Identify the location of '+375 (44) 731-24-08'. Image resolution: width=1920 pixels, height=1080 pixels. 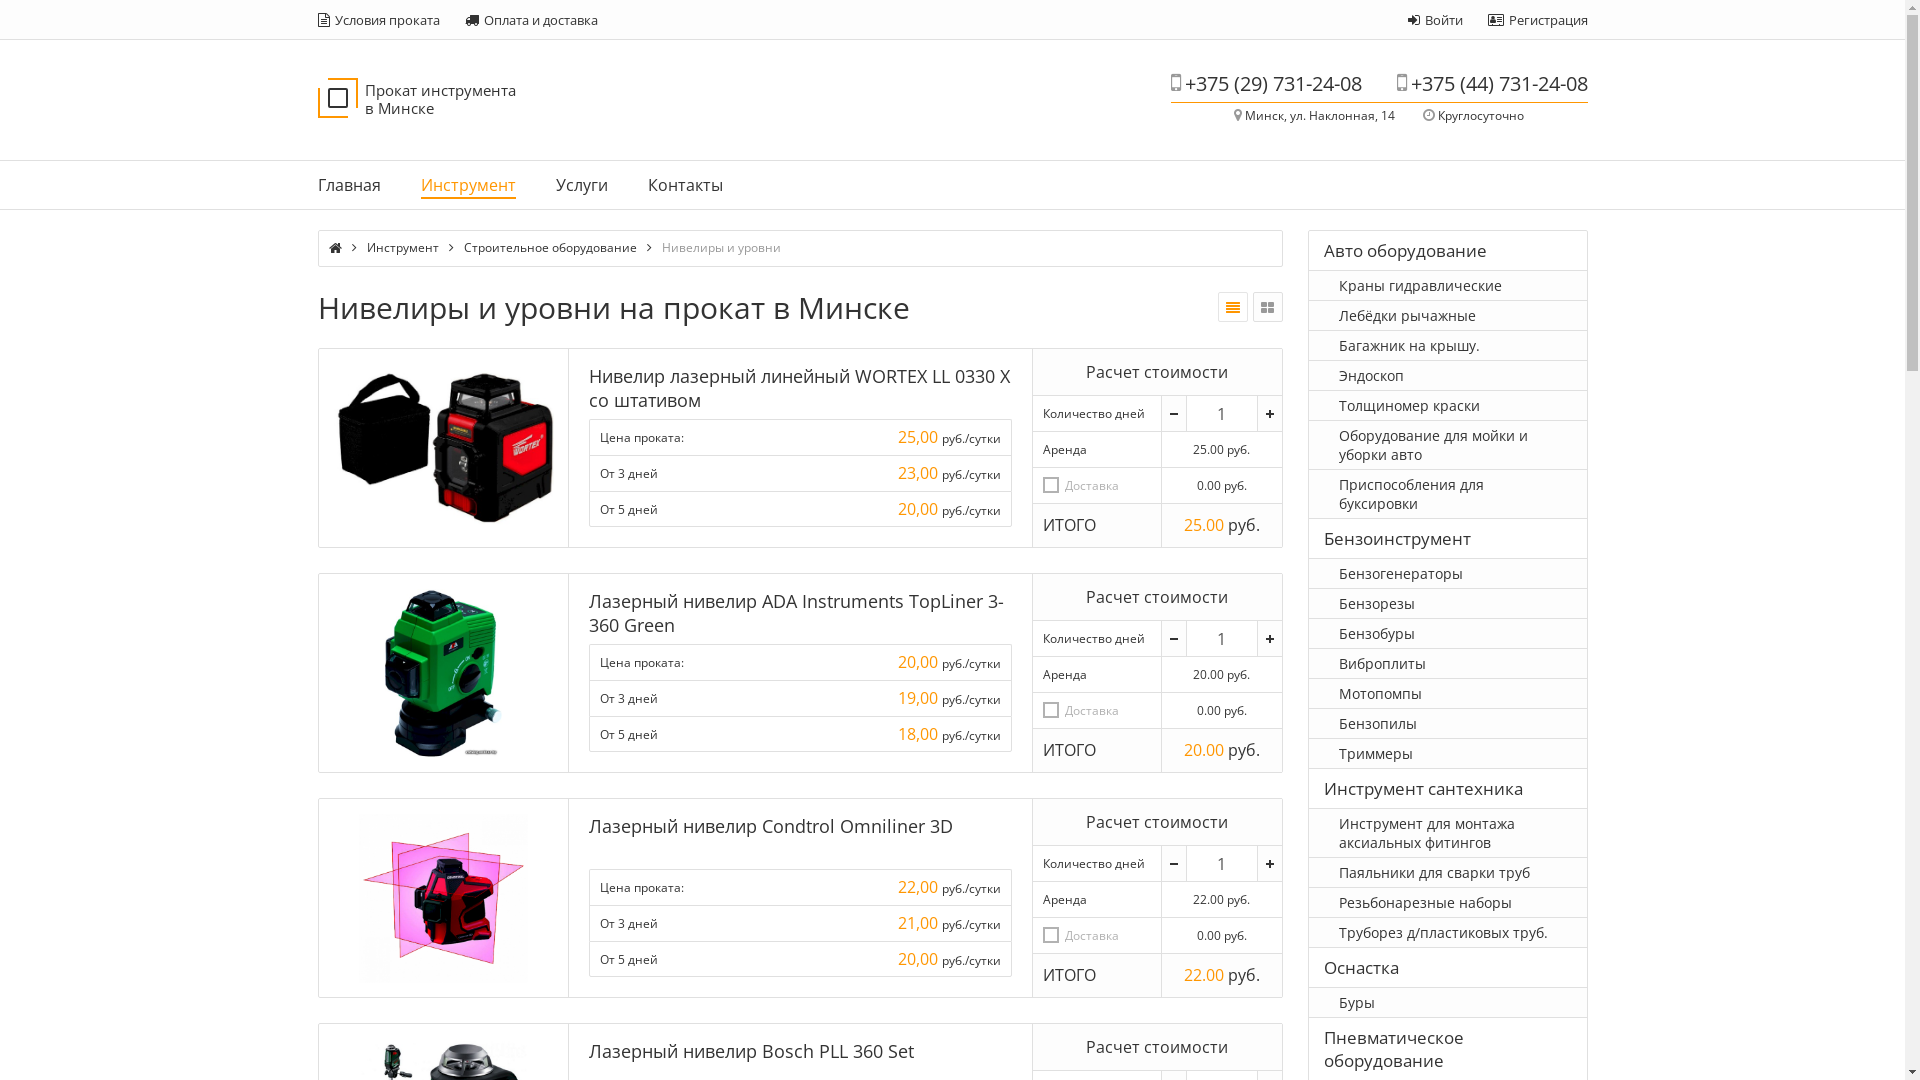
(1491, 82).